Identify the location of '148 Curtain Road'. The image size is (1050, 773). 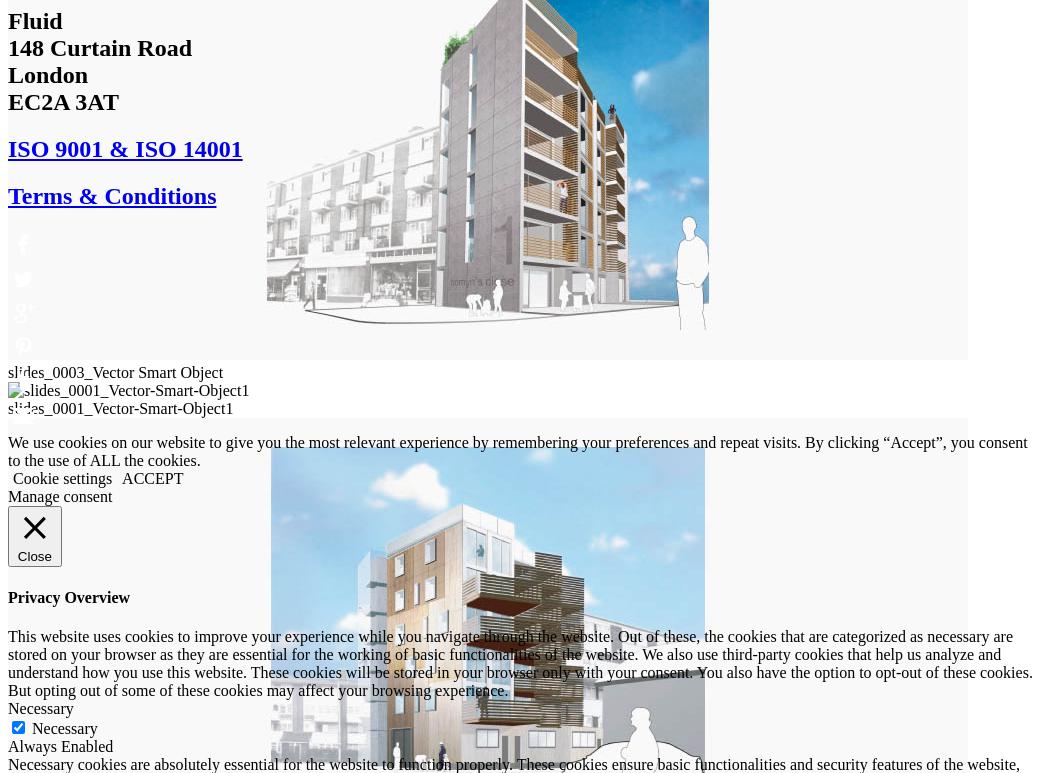
(99, 45).